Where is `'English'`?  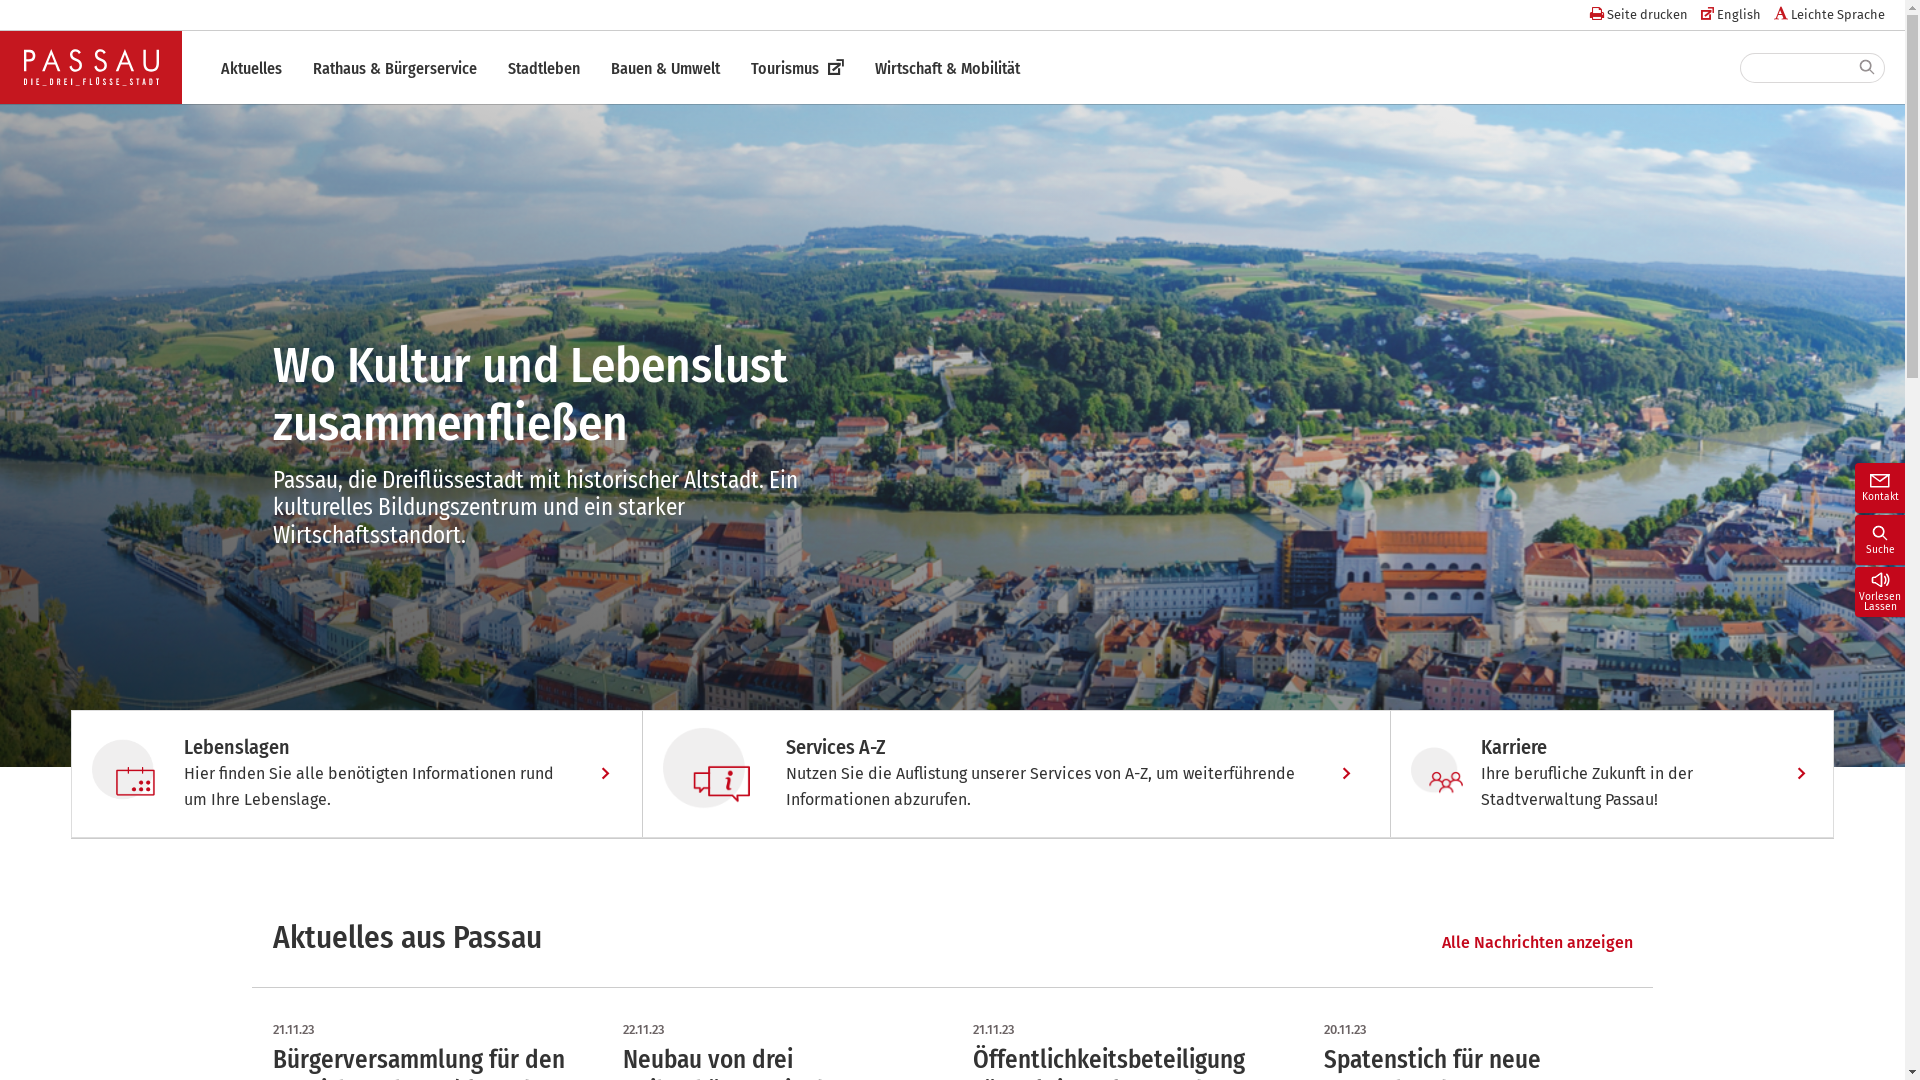 'English' is located at coordinates (1730, 14).